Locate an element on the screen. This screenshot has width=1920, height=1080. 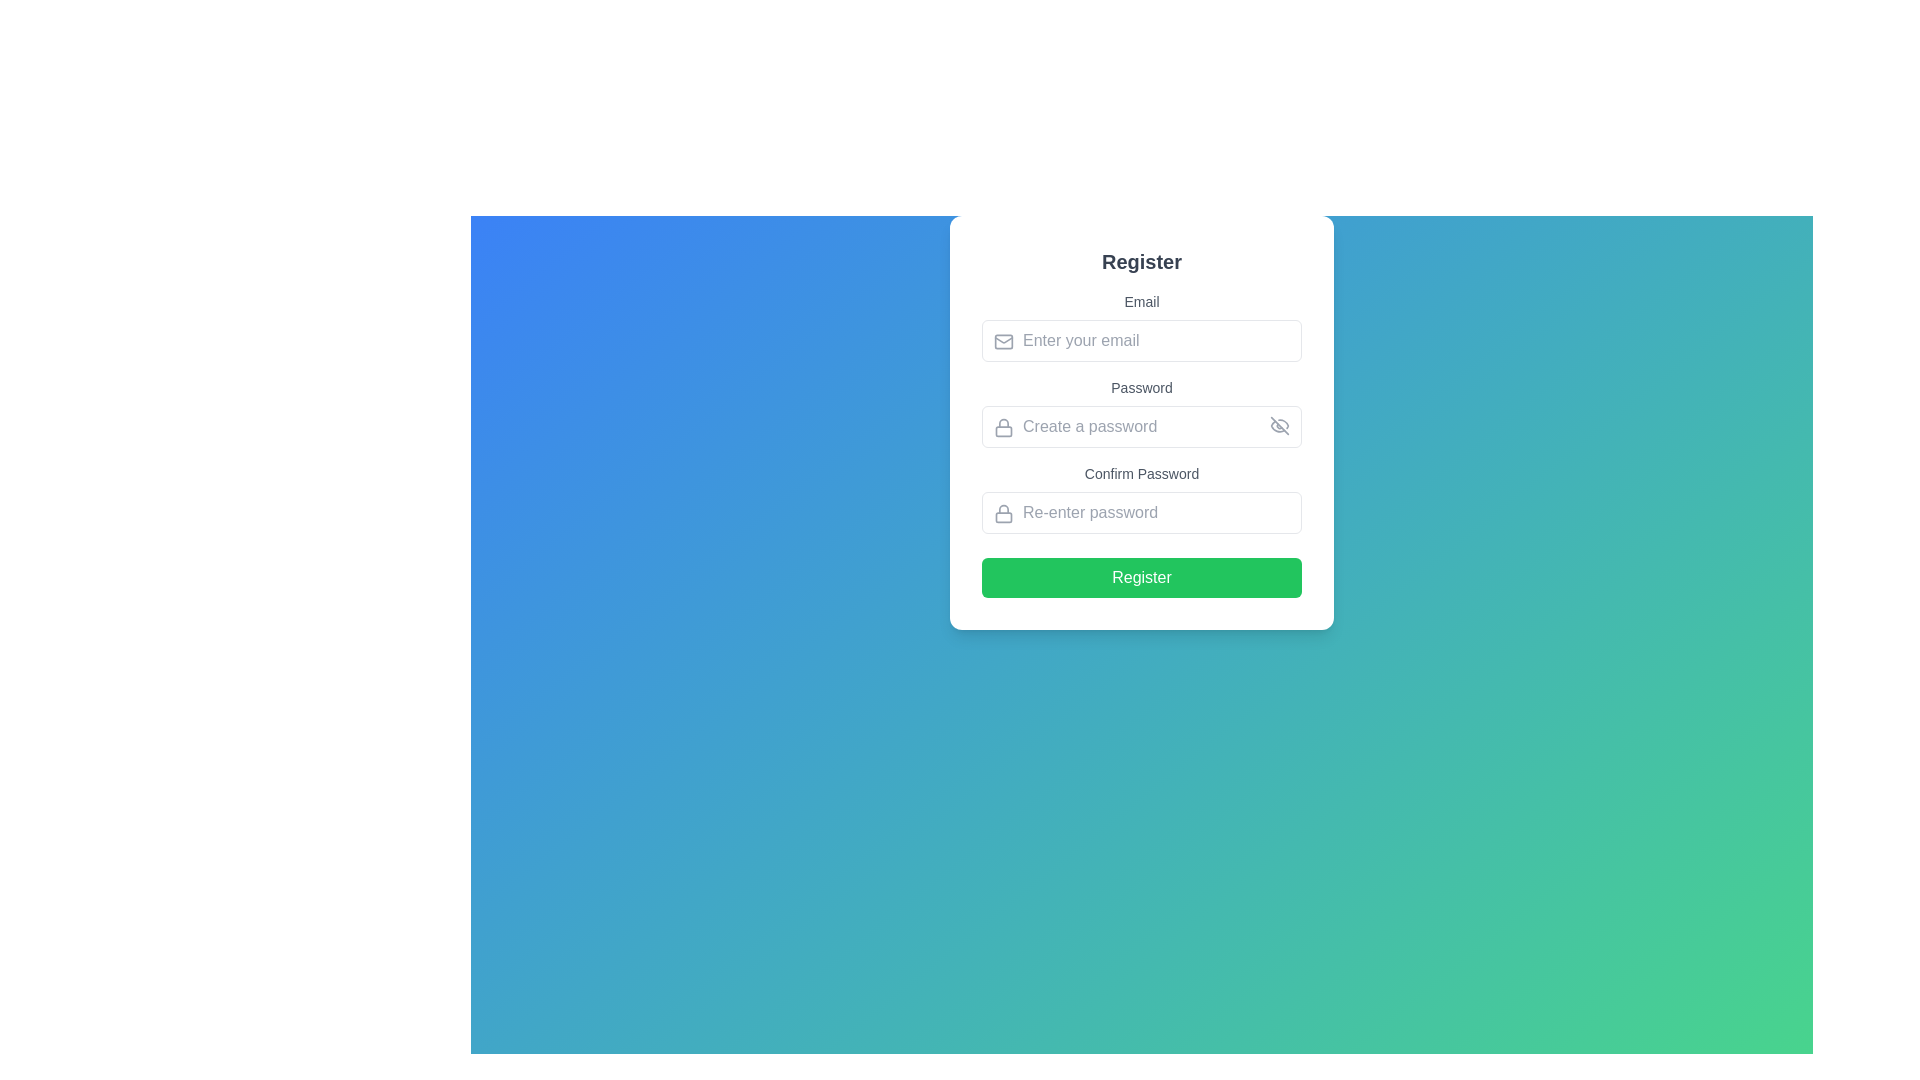
the toggle visibility button located at the top-right corner of the password input field is located at coordinates (1280, 424).